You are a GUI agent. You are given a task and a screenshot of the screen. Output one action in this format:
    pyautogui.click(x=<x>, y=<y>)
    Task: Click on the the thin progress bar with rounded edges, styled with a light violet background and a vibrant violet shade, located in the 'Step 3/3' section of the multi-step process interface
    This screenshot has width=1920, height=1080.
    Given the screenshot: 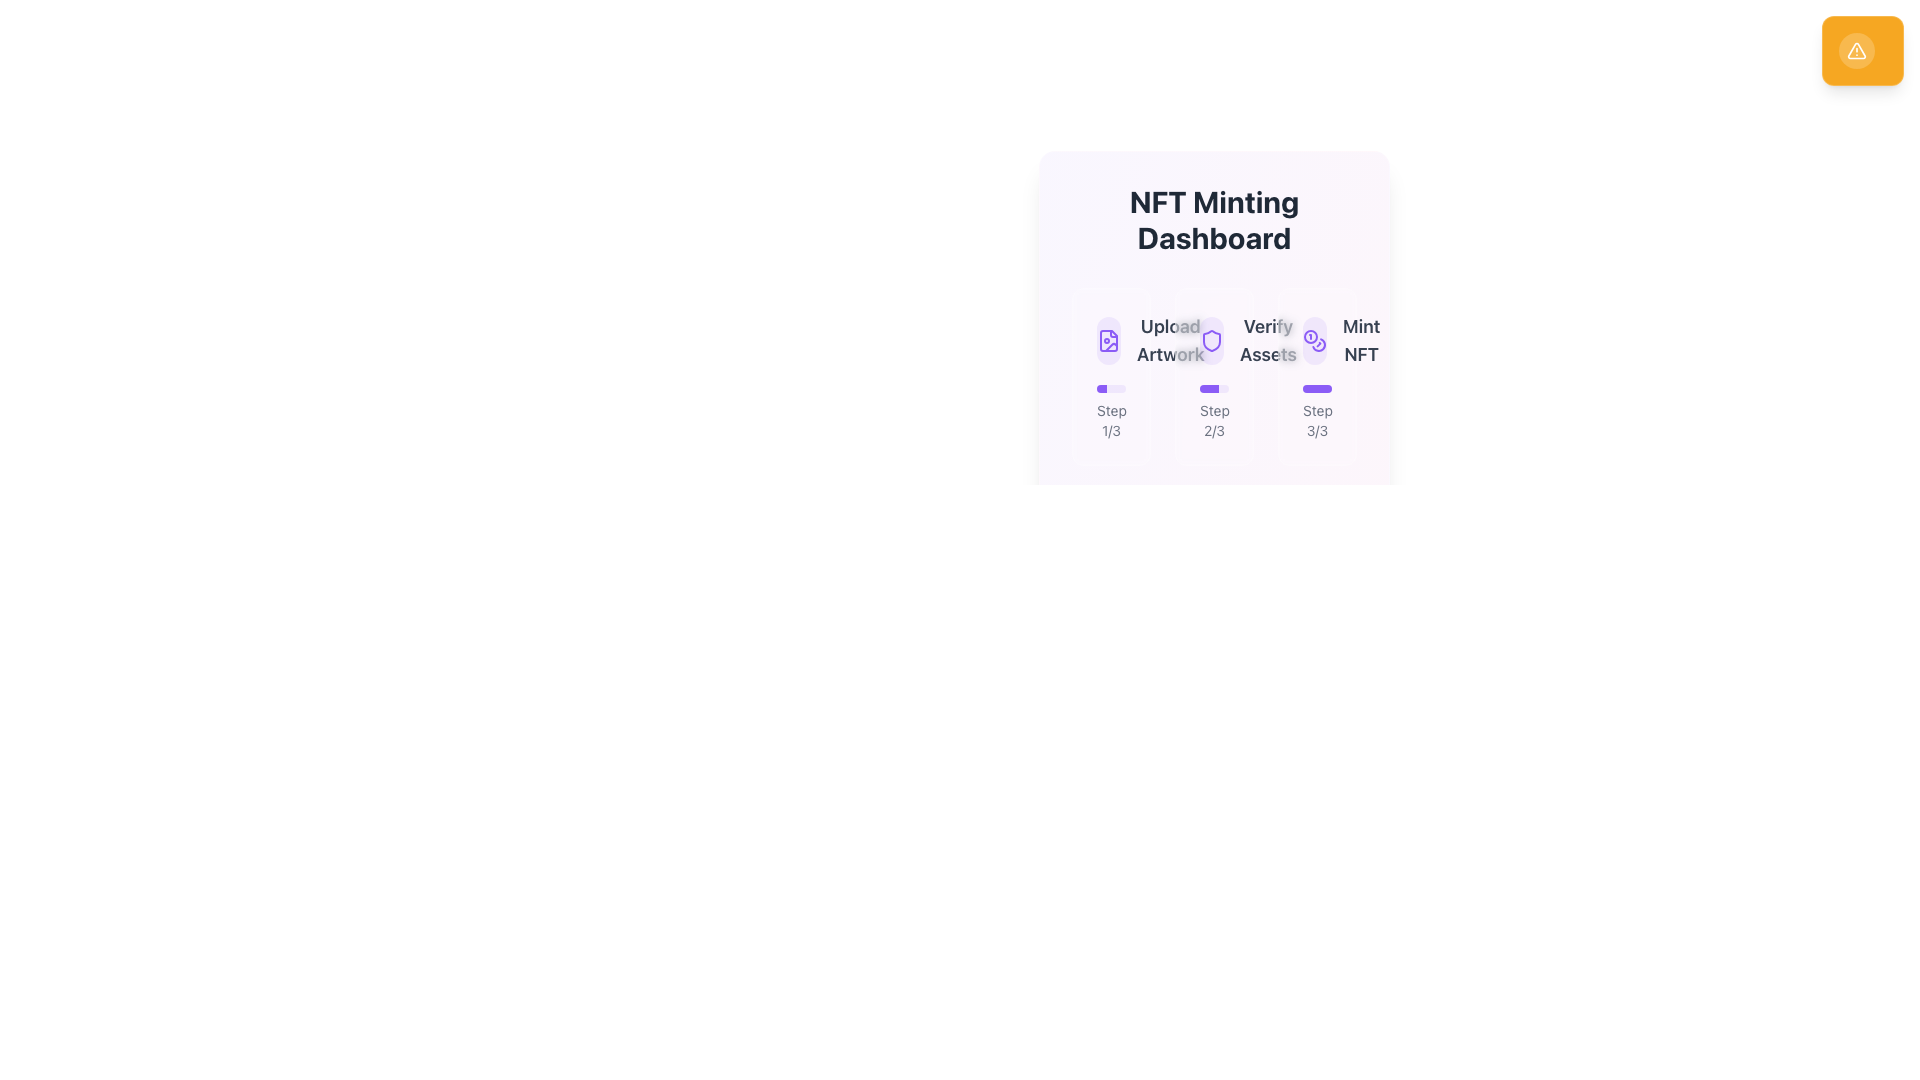 What is the action you would take?
    pyautogui.click(x=1317, y=389)
    